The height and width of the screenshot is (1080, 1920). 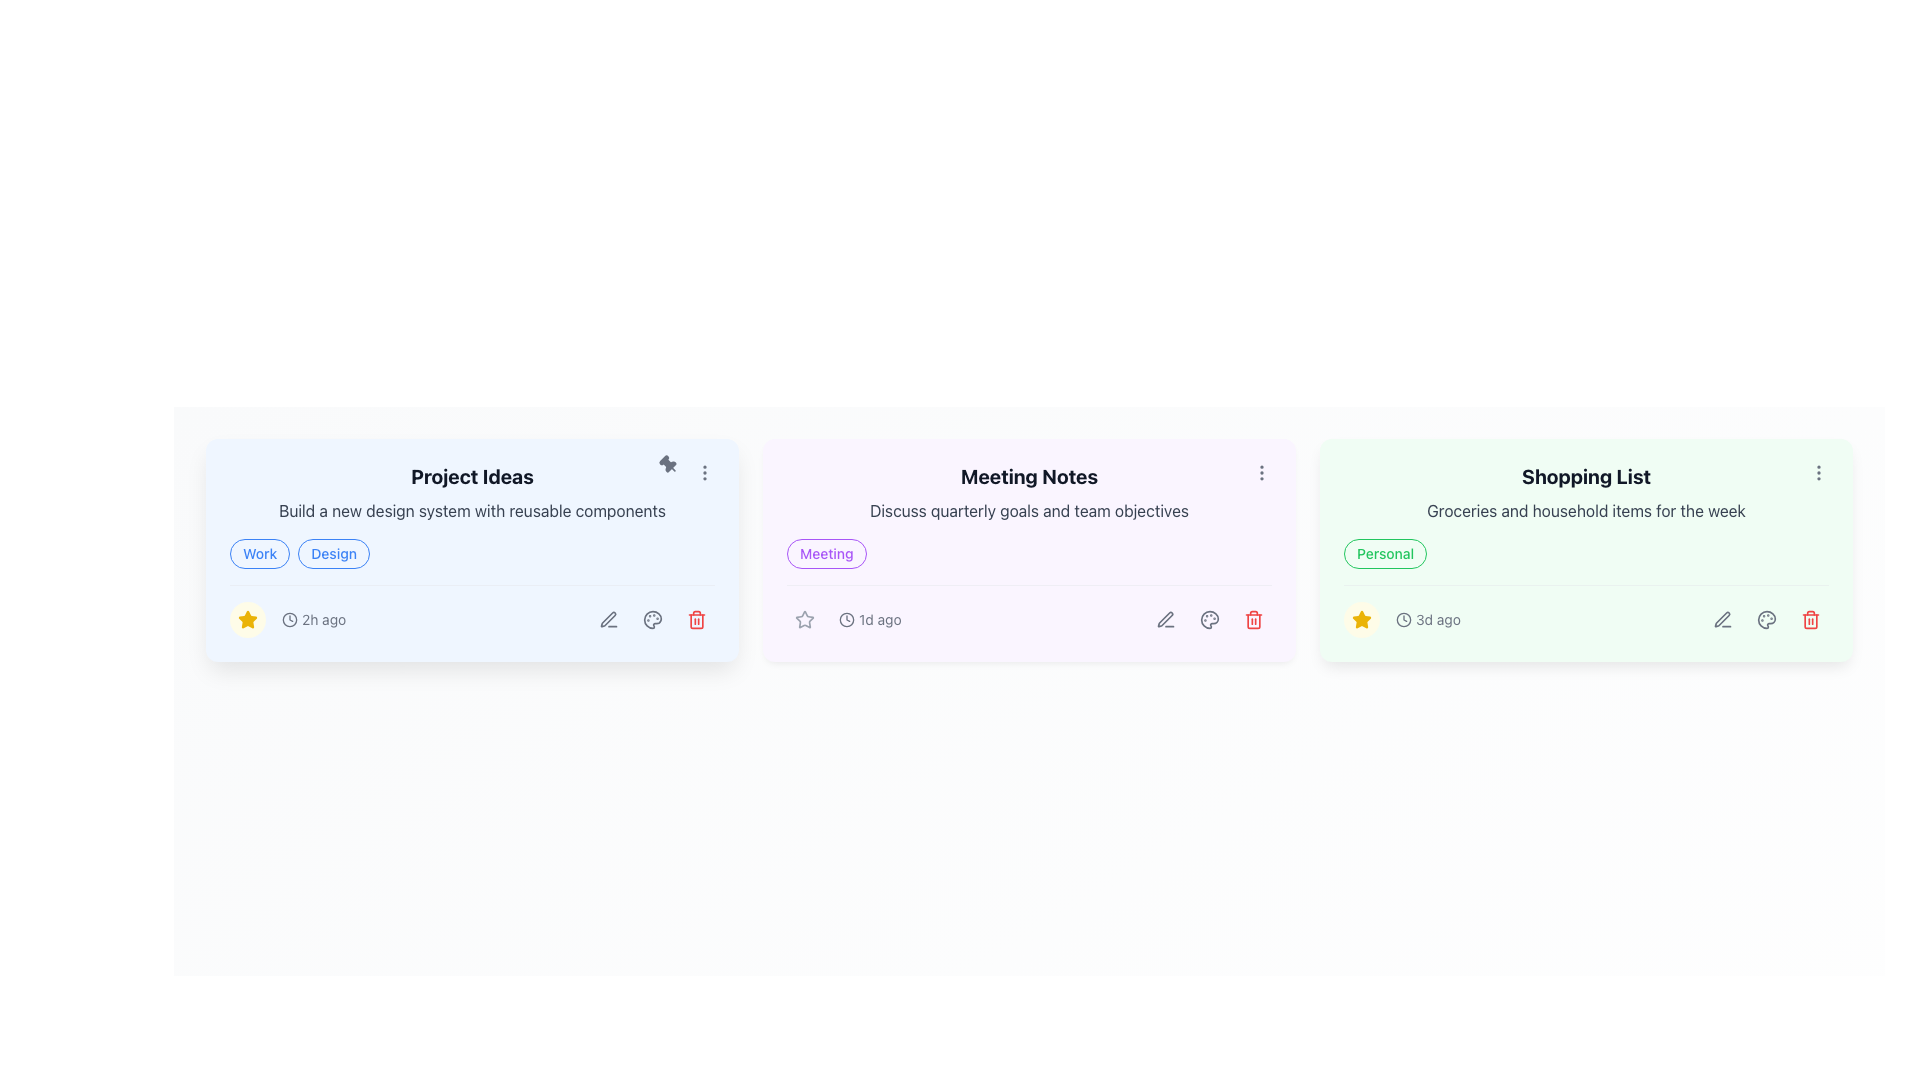 What do you see at coordinates (1384, 554) in the screenshot?
I see `the design of the Tag label that categorizes the 'Shopping List' card under 'Personal', located below the section title in the 'Shopping List' area` at bounding box center [1384, 554].